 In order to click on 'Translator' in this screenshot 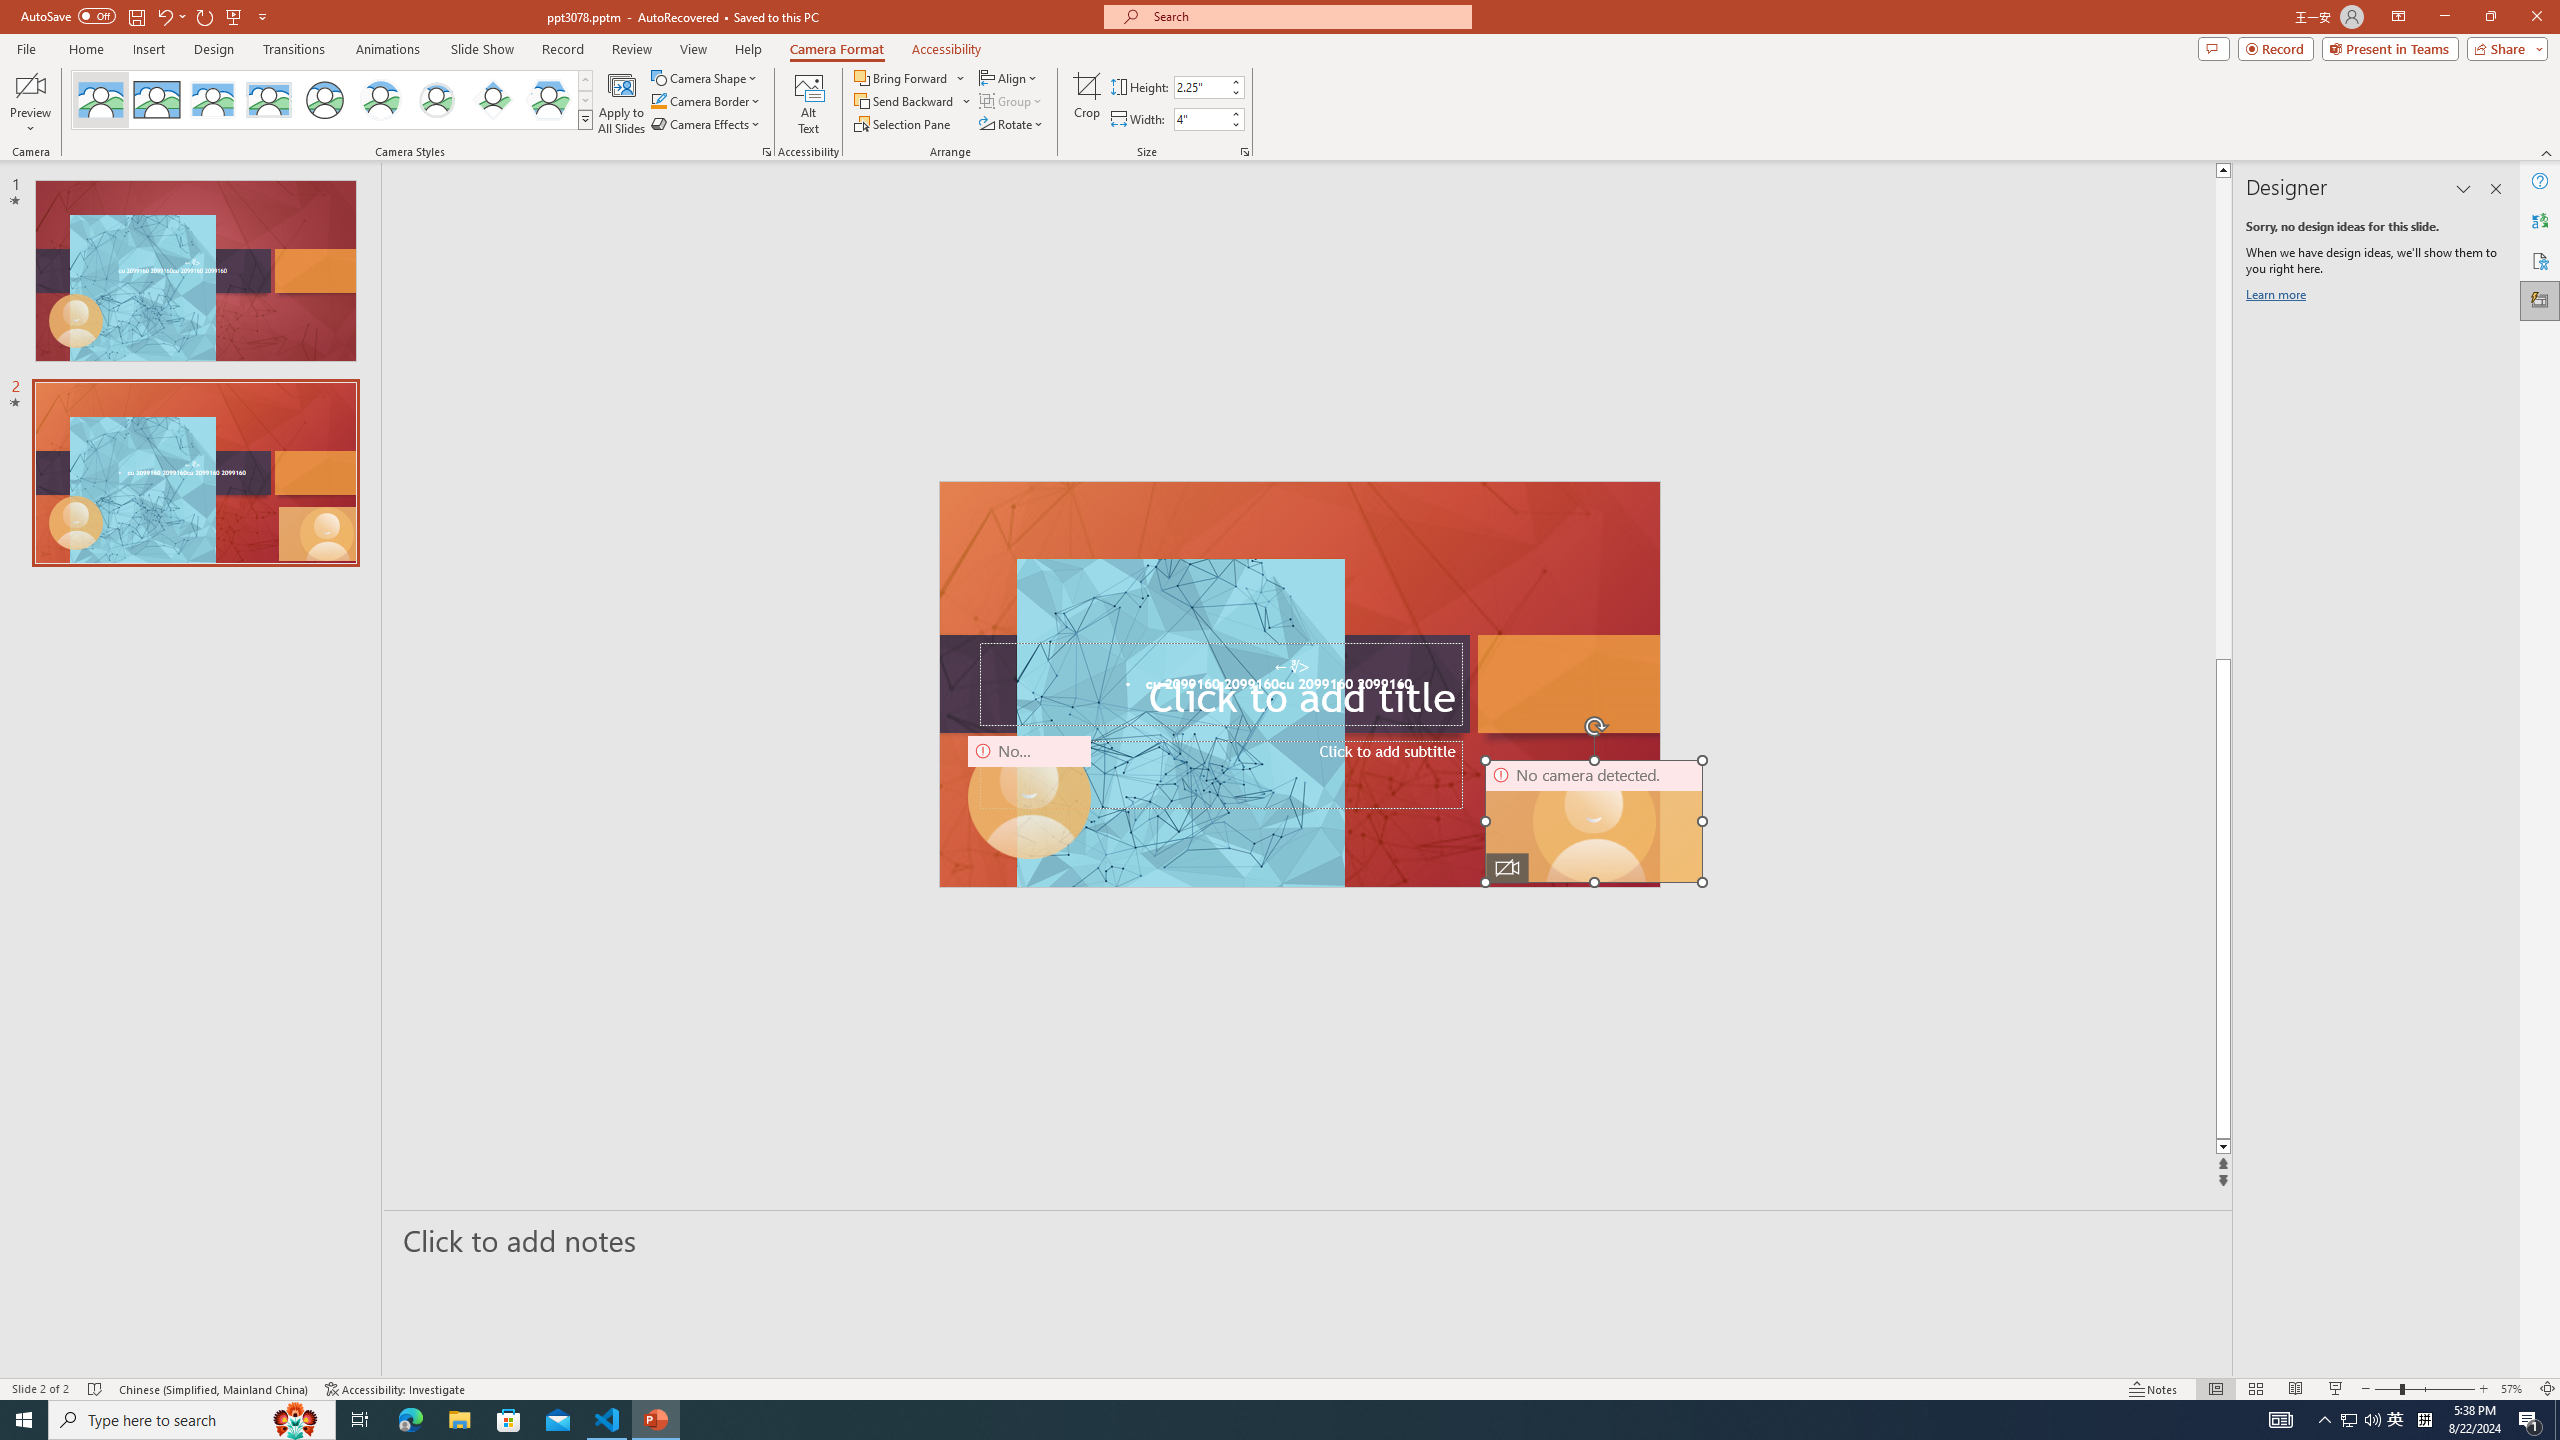, I will do `click(2539, 221)`.